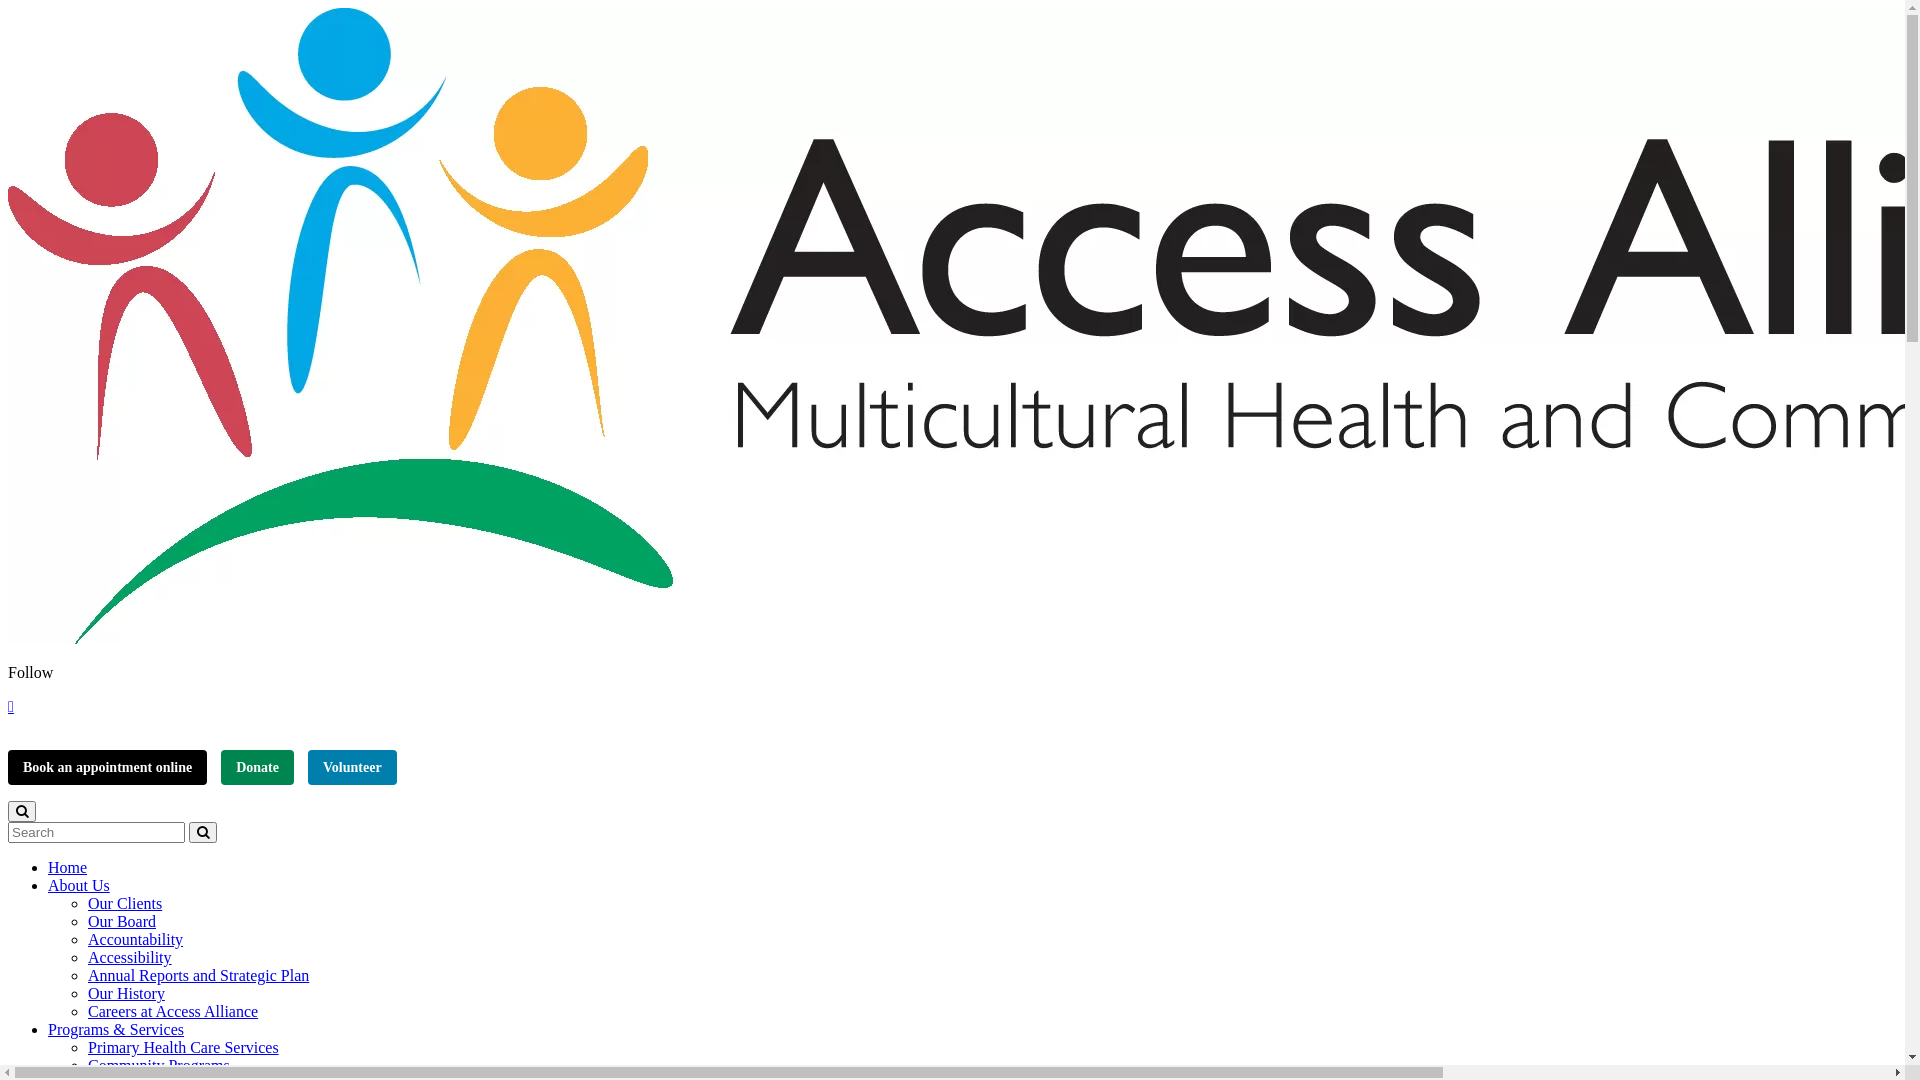 The height and width of the screenshot is (1080, 1920). I want to click on 'Accessibility', so click(128, 956).